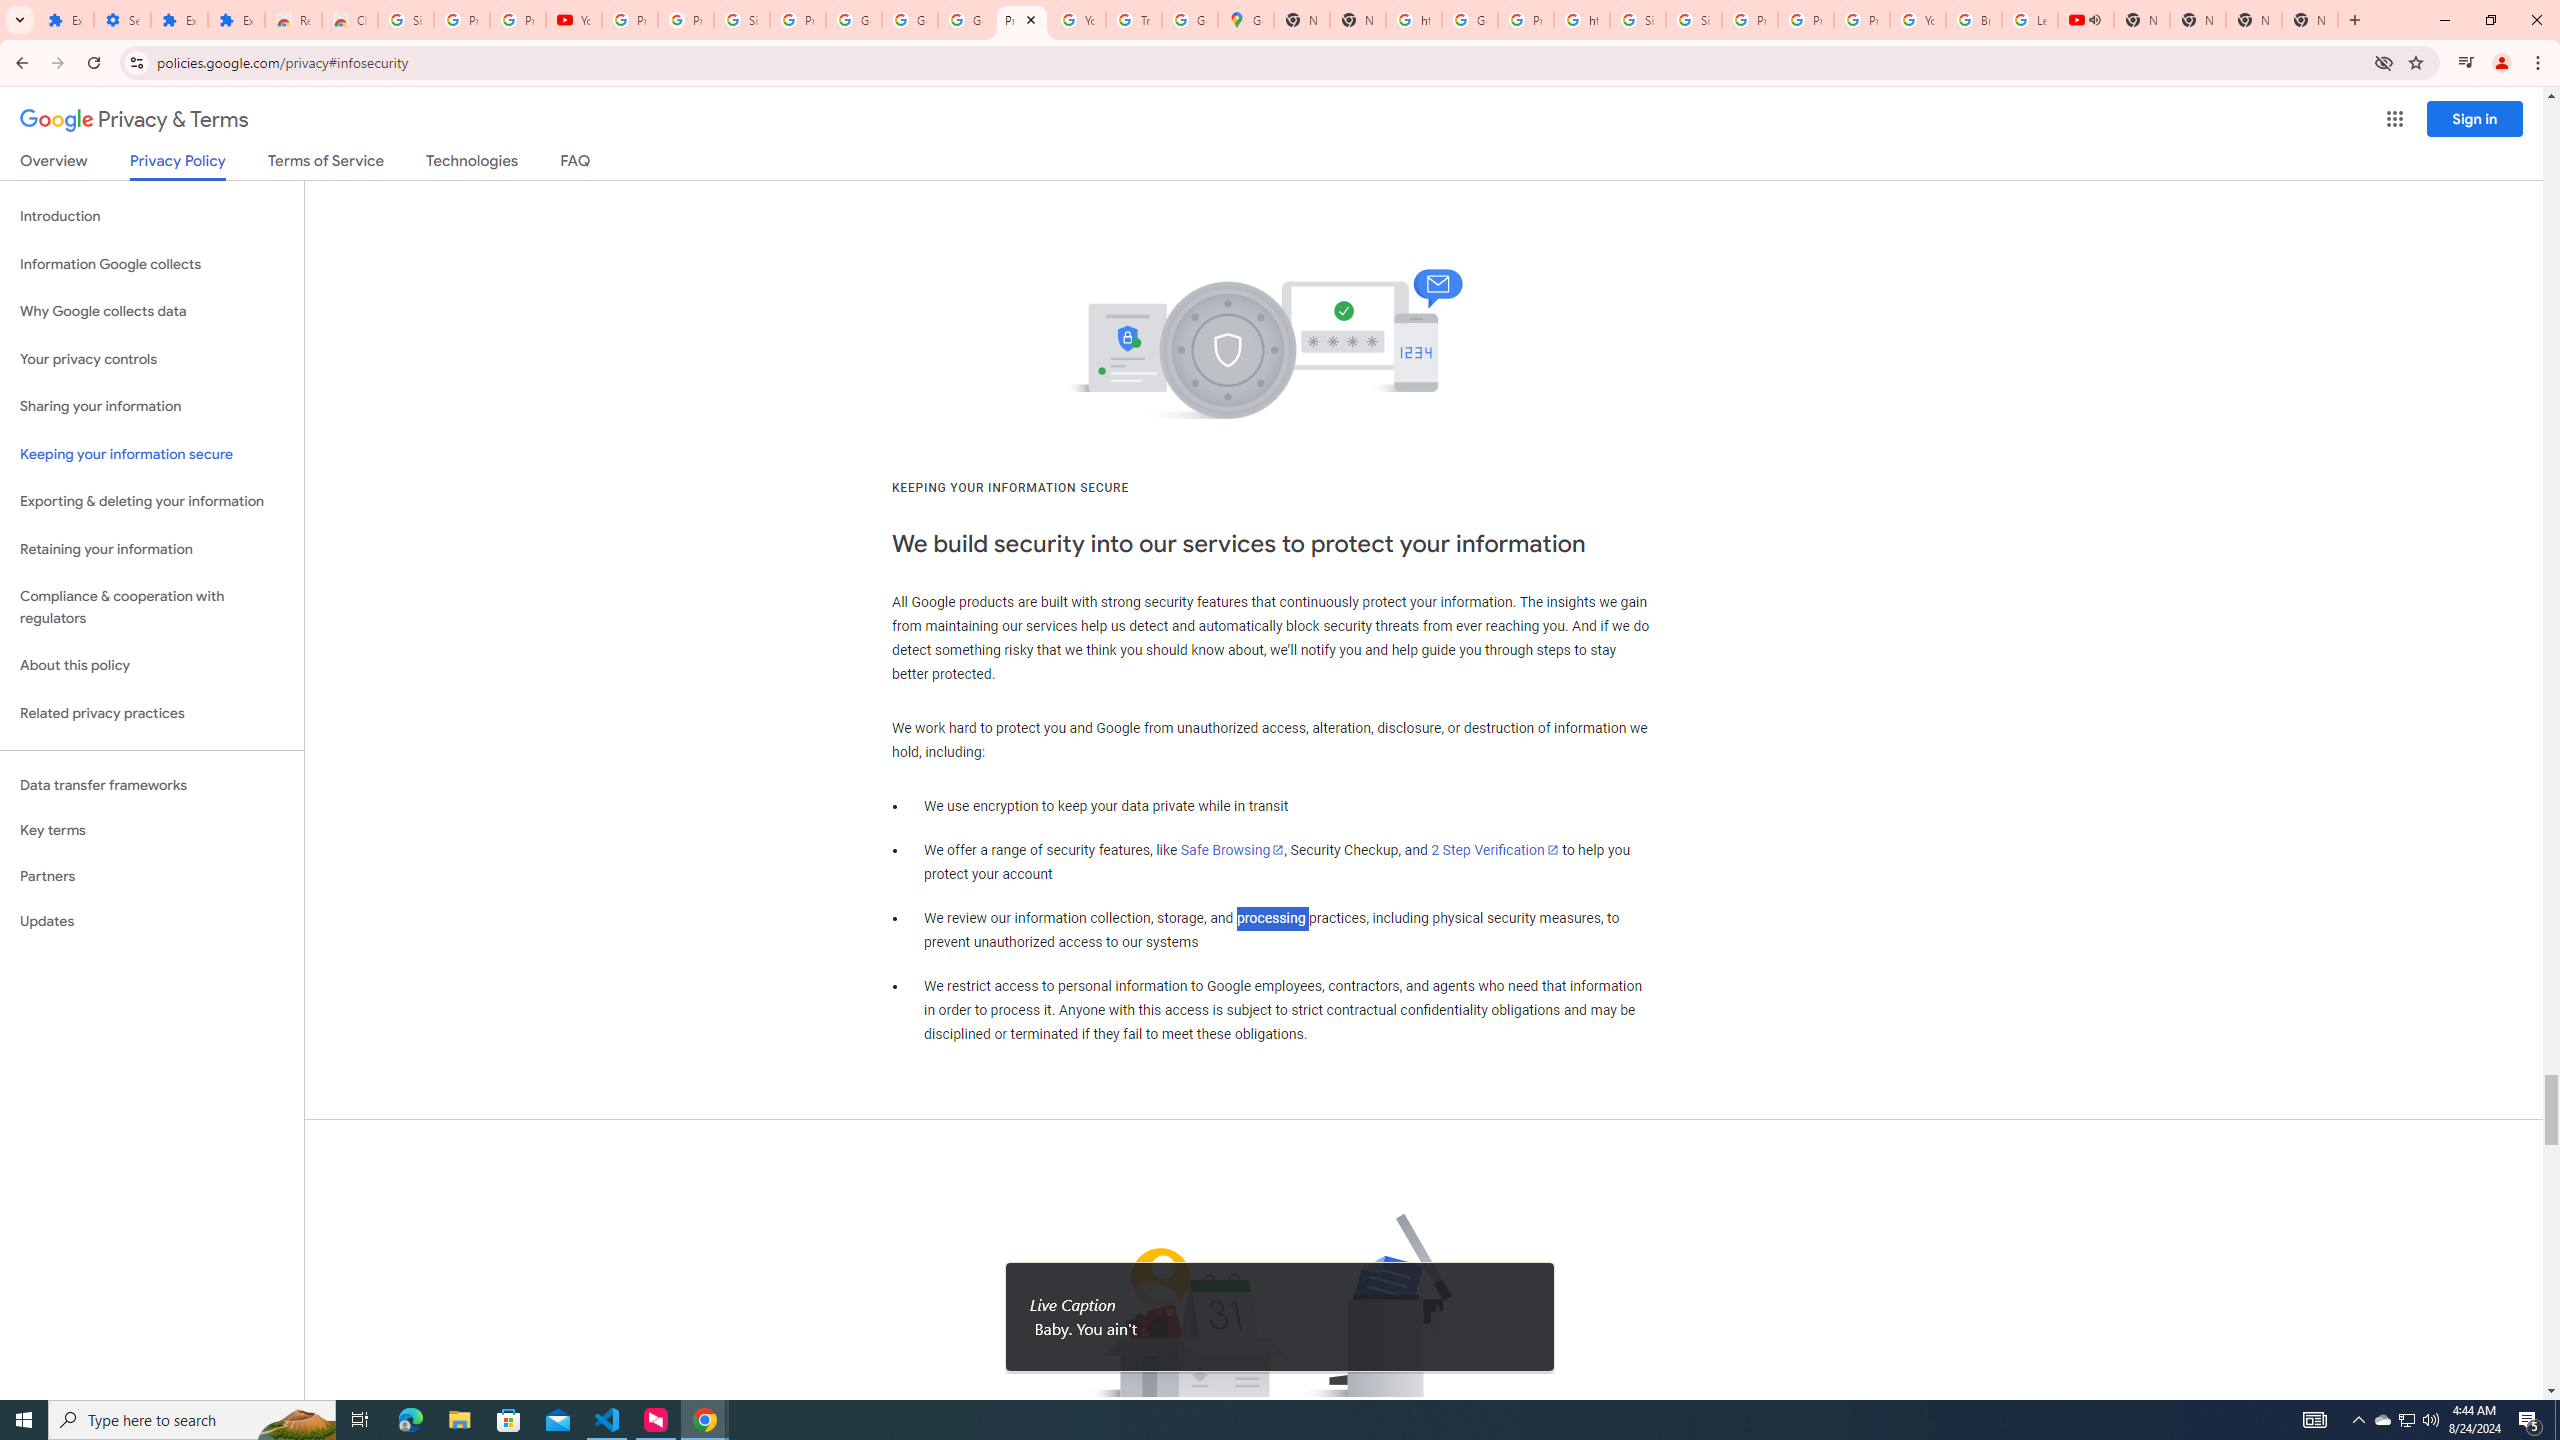 The image size is (2560, 1440). I want to click on 'Privacy & Terms', so click(134, 119).